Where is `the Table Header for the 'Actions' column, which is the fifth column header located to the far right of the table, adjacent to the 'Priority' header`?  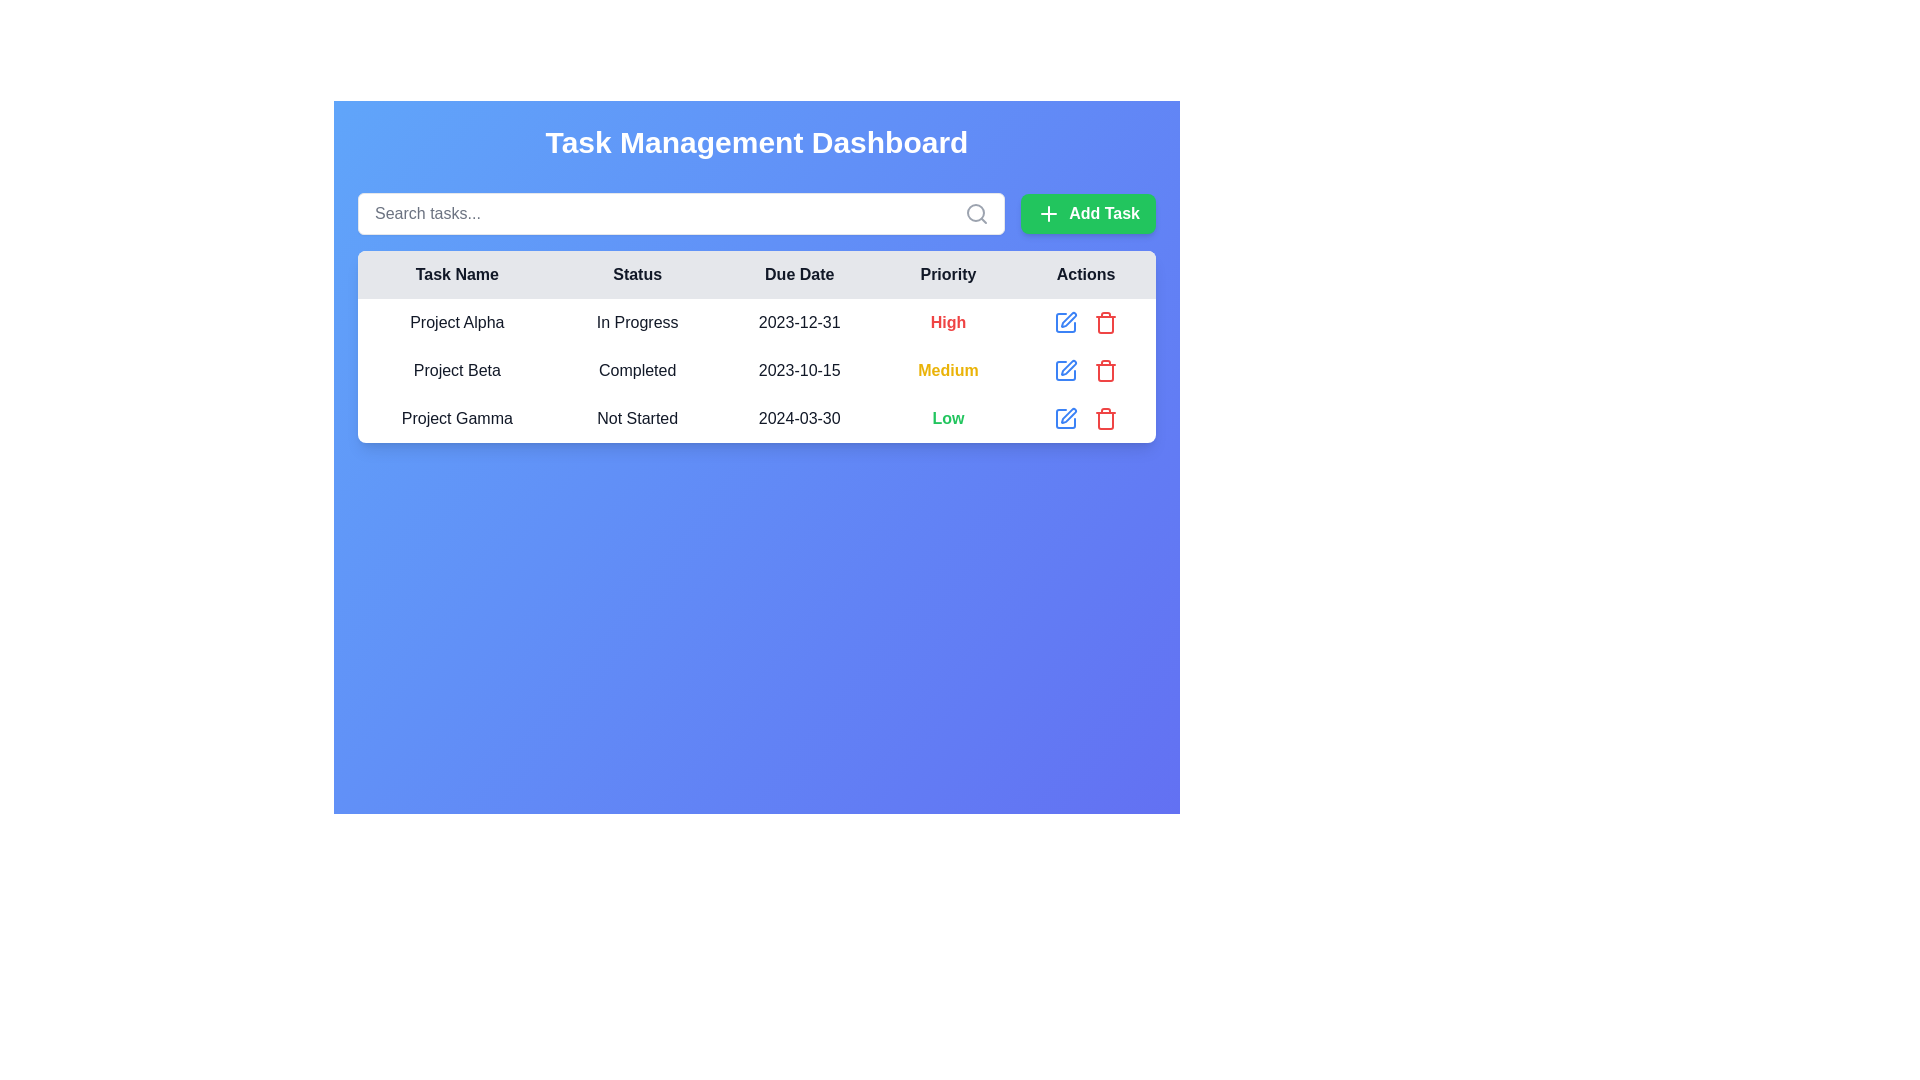
the Table Header for the 'Actions' column, which is the fifth column header located to the far right of the table, adjacent to the 'Priority' header is located at coordinates (1085, 274).